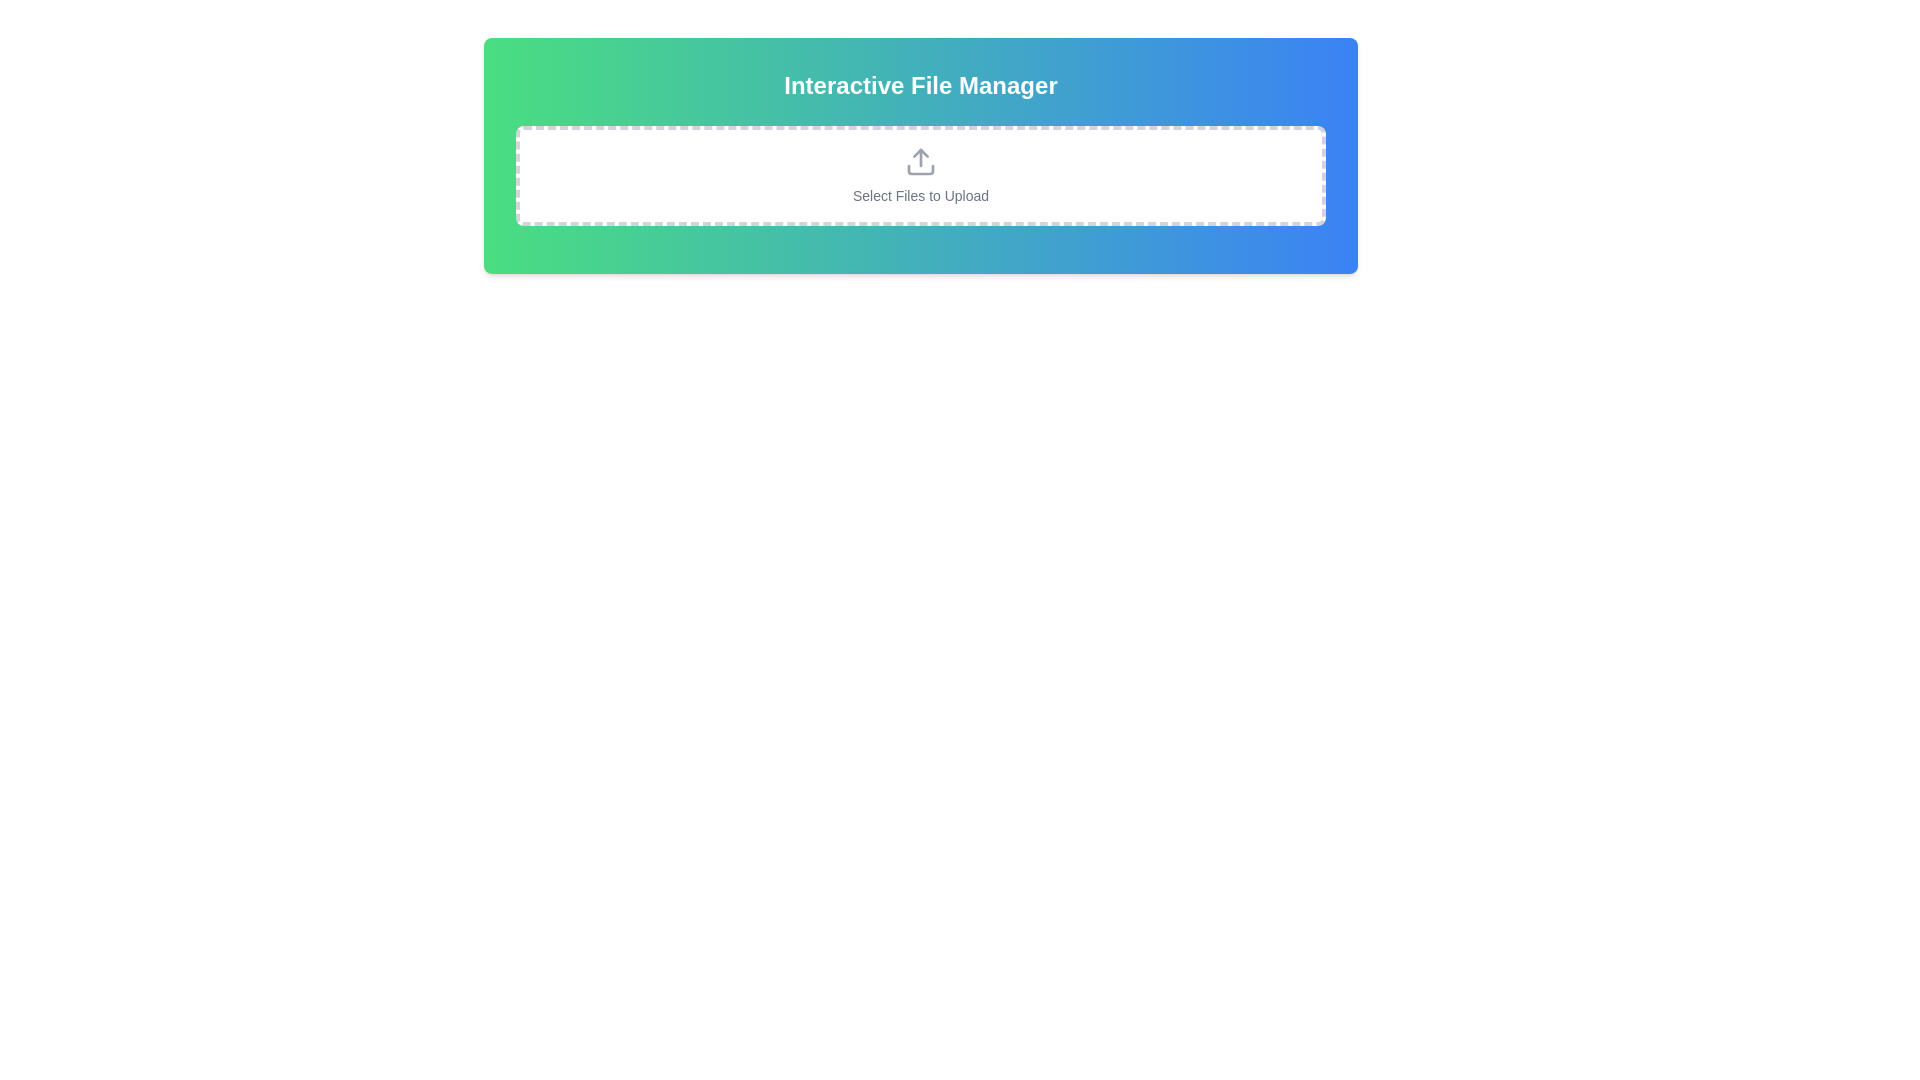 The width and height of the screenshot is (1920, 1080). What do you see at coordinates (920, 161) in the screenshot?
I see `the upload icon represented by an SVG graphic, located above the 'Select Files to Upload' text` at bounding box center [920, 161].